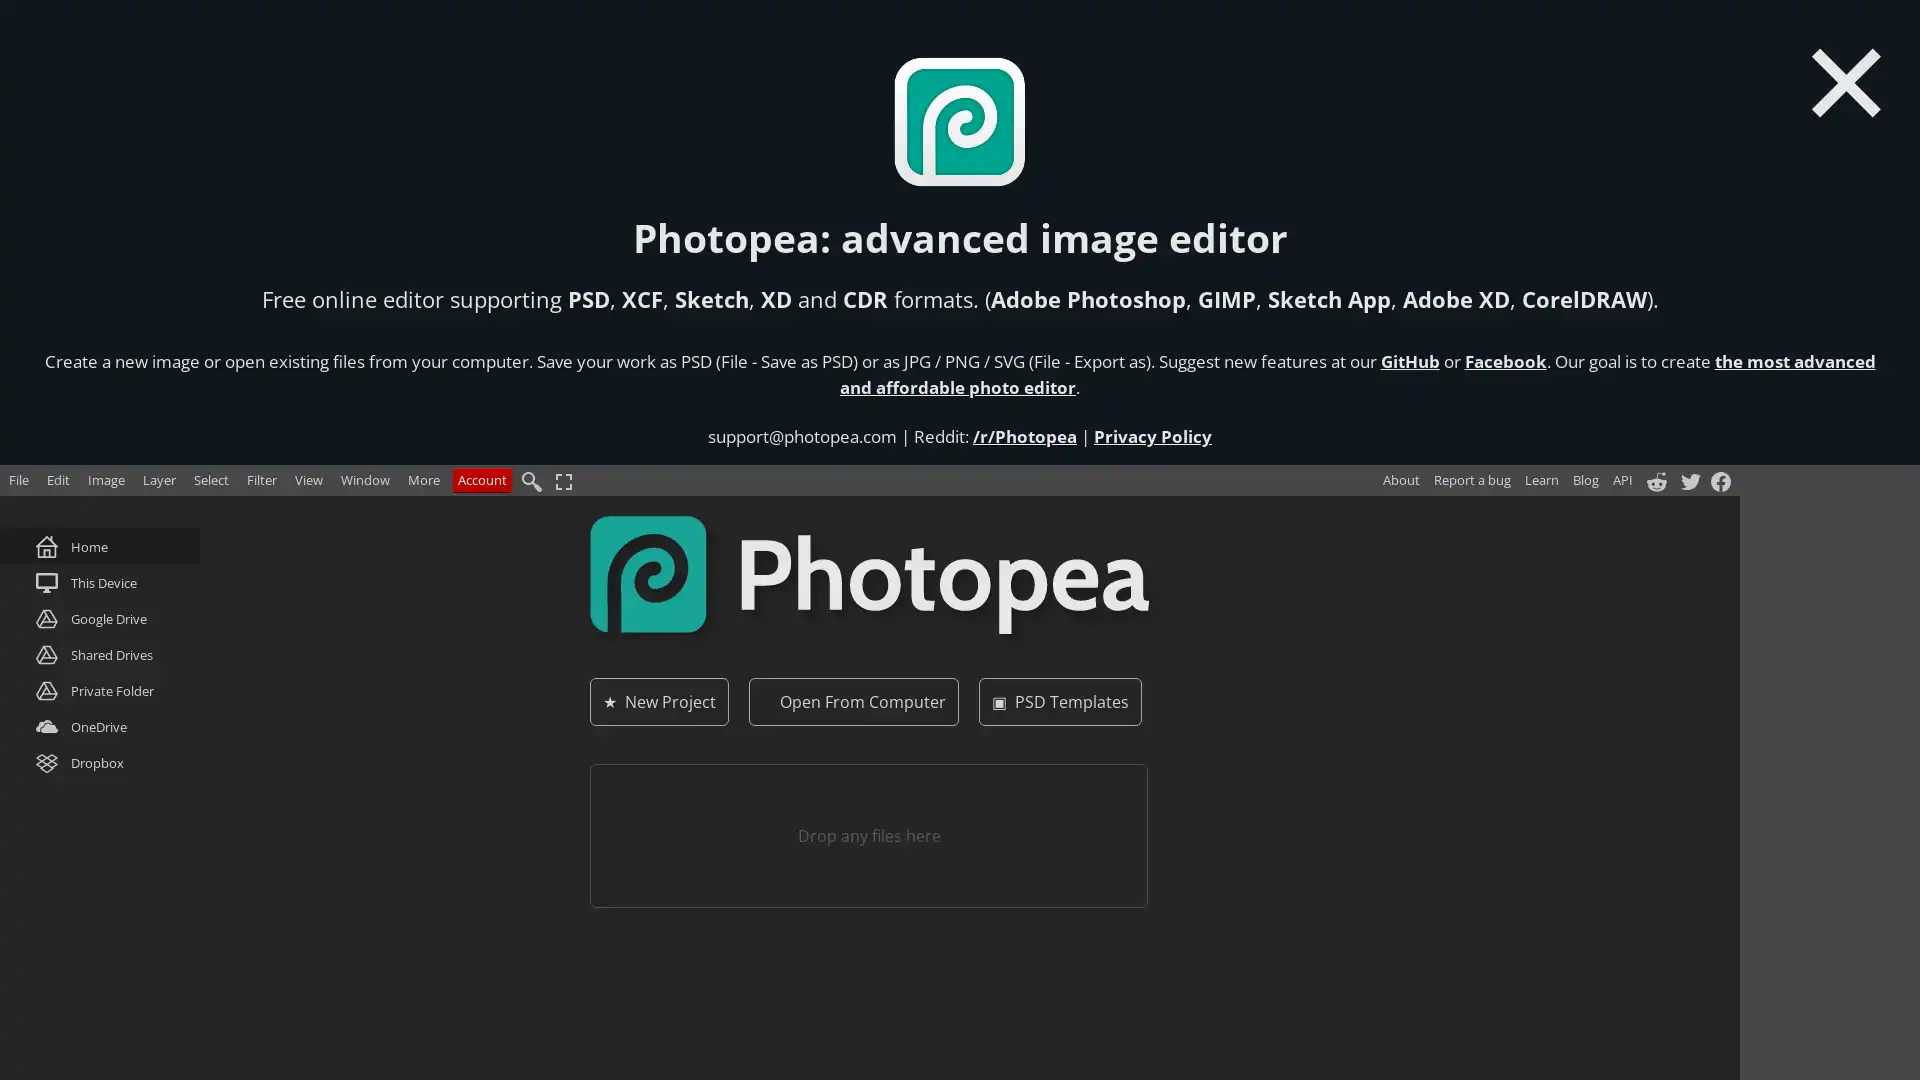  What do you see at coordinates (158, 15) in the screenshot?
I see `Layer` at bounding box center [158, 15].